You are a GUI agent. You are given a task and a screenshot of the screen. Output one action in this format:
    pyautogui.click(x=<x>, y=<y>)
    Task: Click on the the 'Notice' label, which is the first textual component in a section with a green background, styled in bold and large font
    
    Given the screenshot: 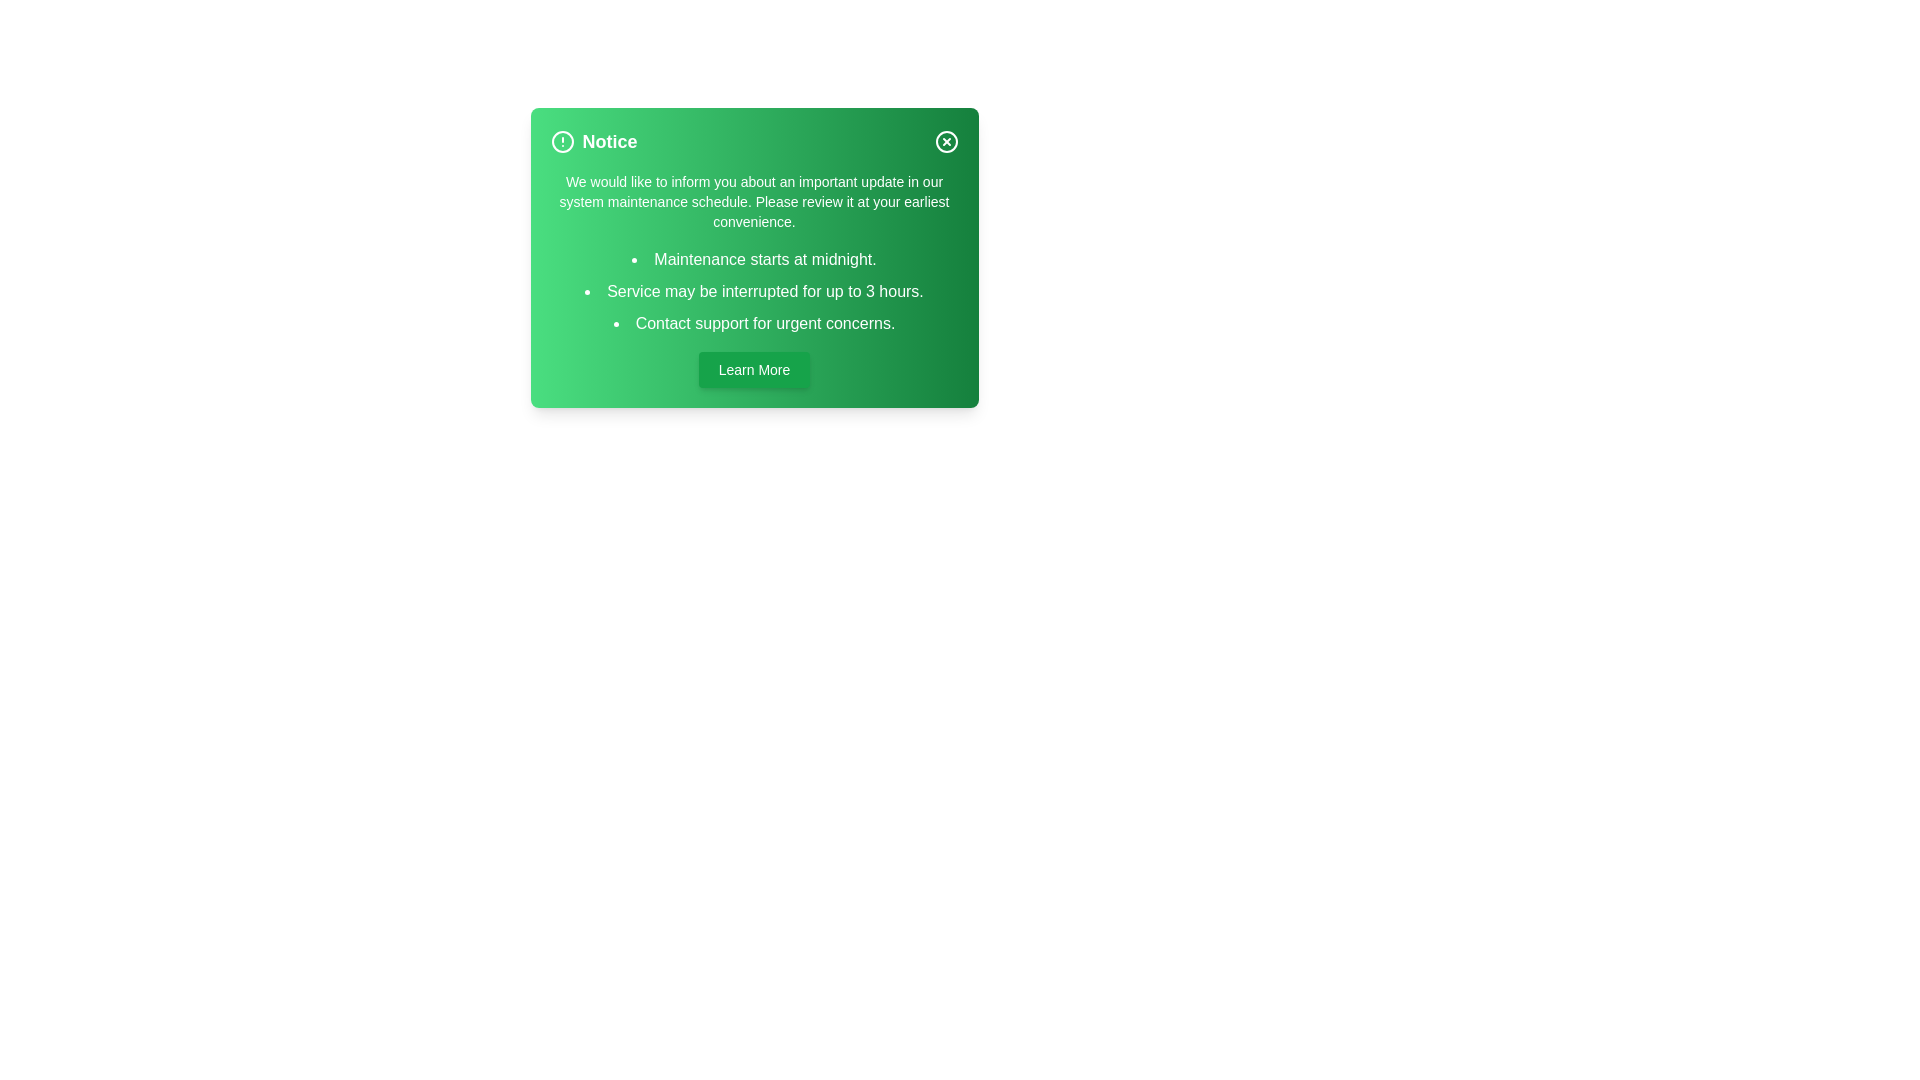 What is the action you would take?
    pyautogui.click(x=593, y=141)
    